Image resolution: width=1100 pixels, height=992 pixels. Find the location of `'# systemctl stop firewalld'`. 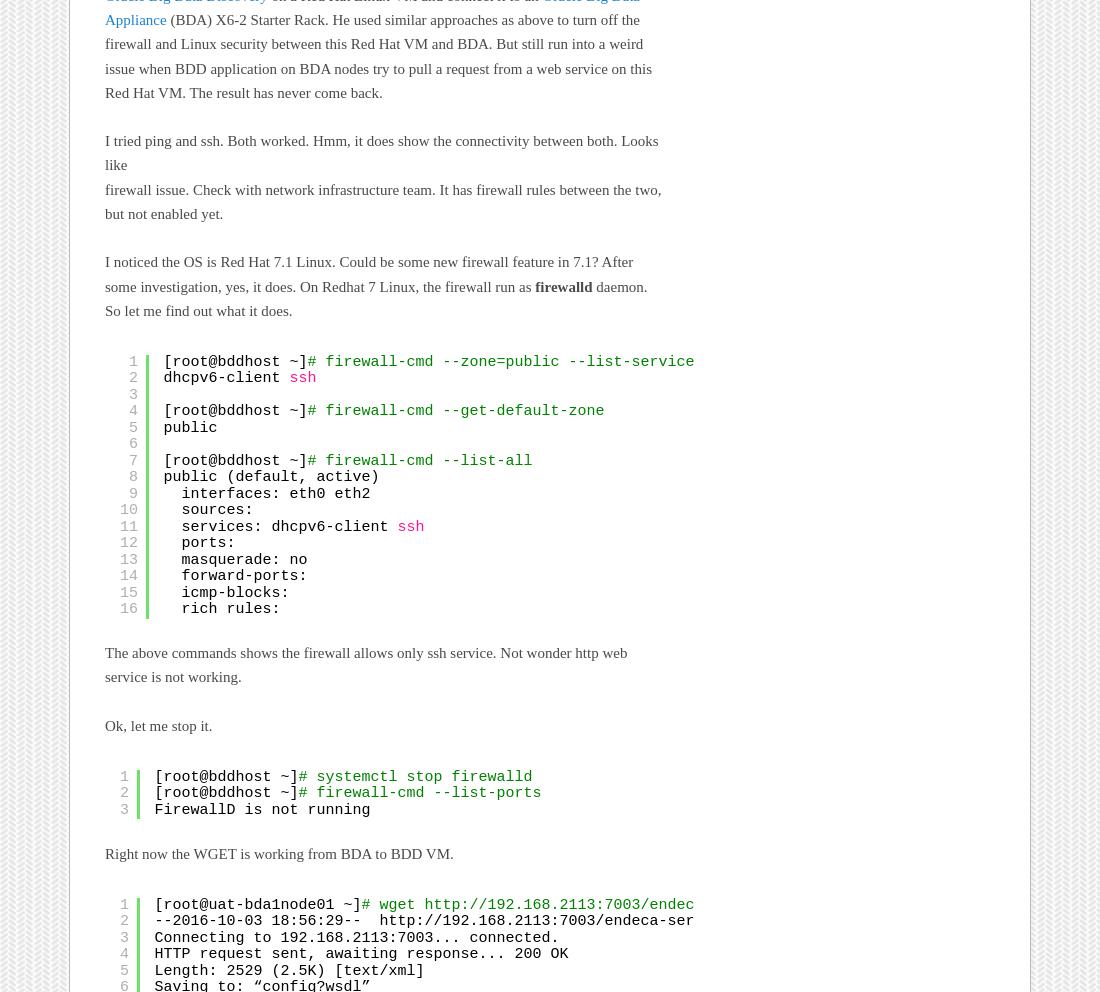

'# systemctl stop firewalld' is located at coordinates (414, 776).